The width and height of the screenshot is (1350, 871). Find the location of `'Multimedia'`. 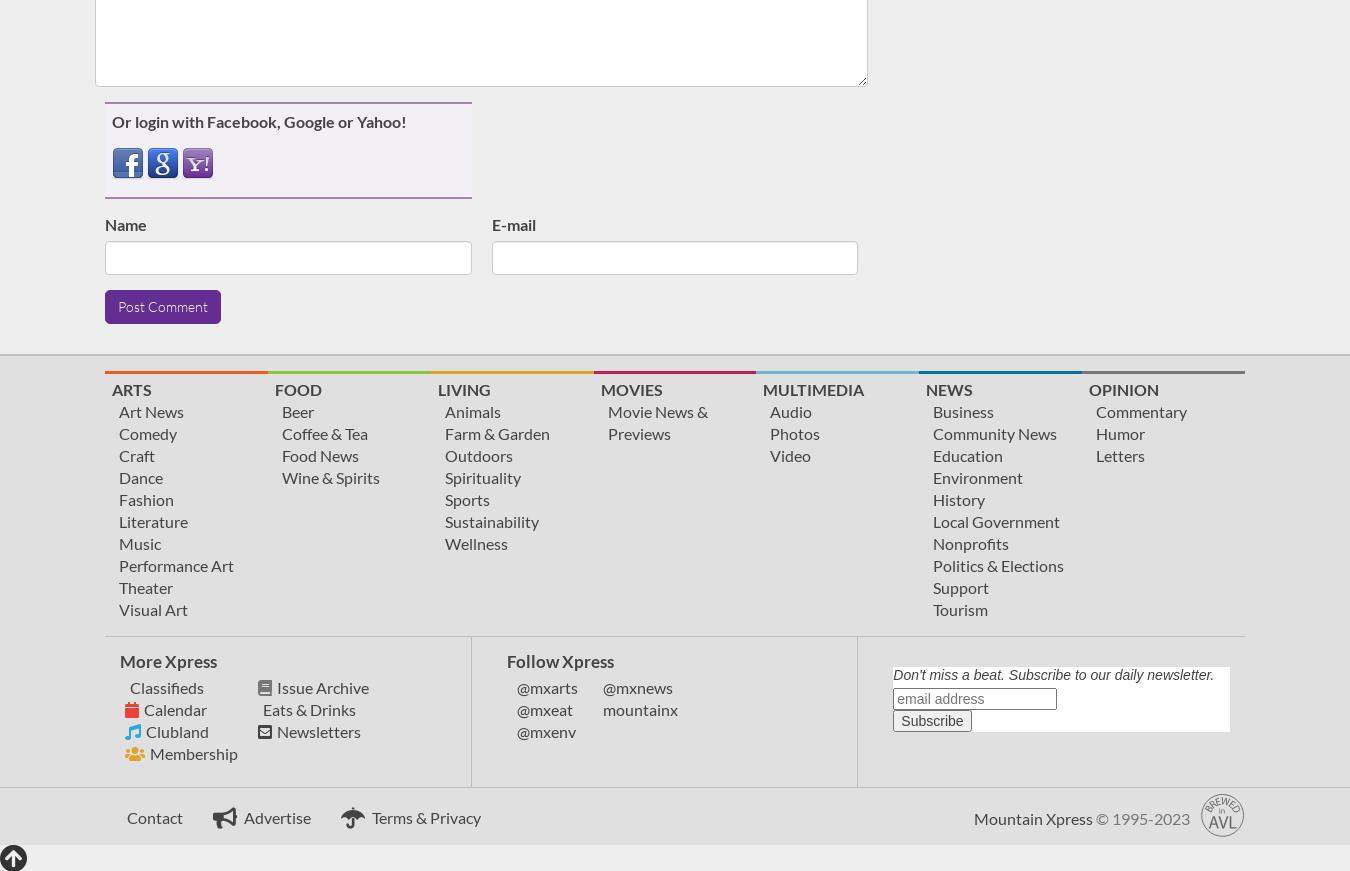

'Multimedia' is located at coordinates (813, 388).